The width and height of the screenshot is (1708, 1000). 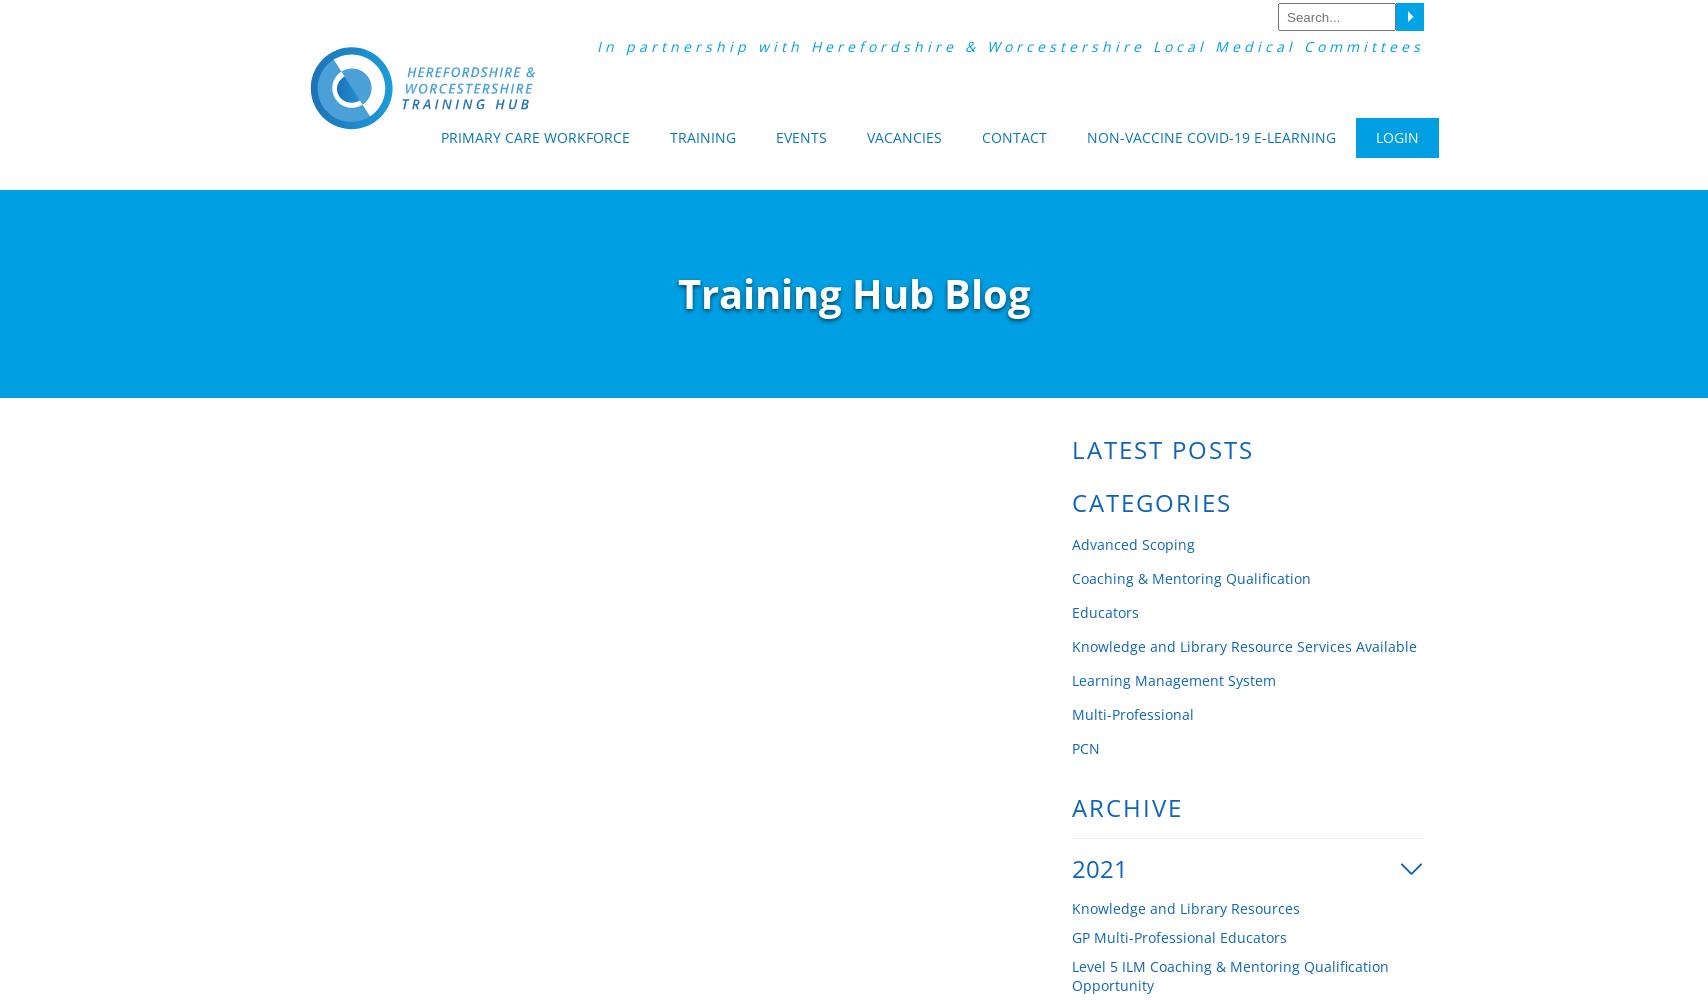 I want to click on 'In partnership with Herefordshire & Worcestershire Local Medical Committees', so click(x=596, y=46).